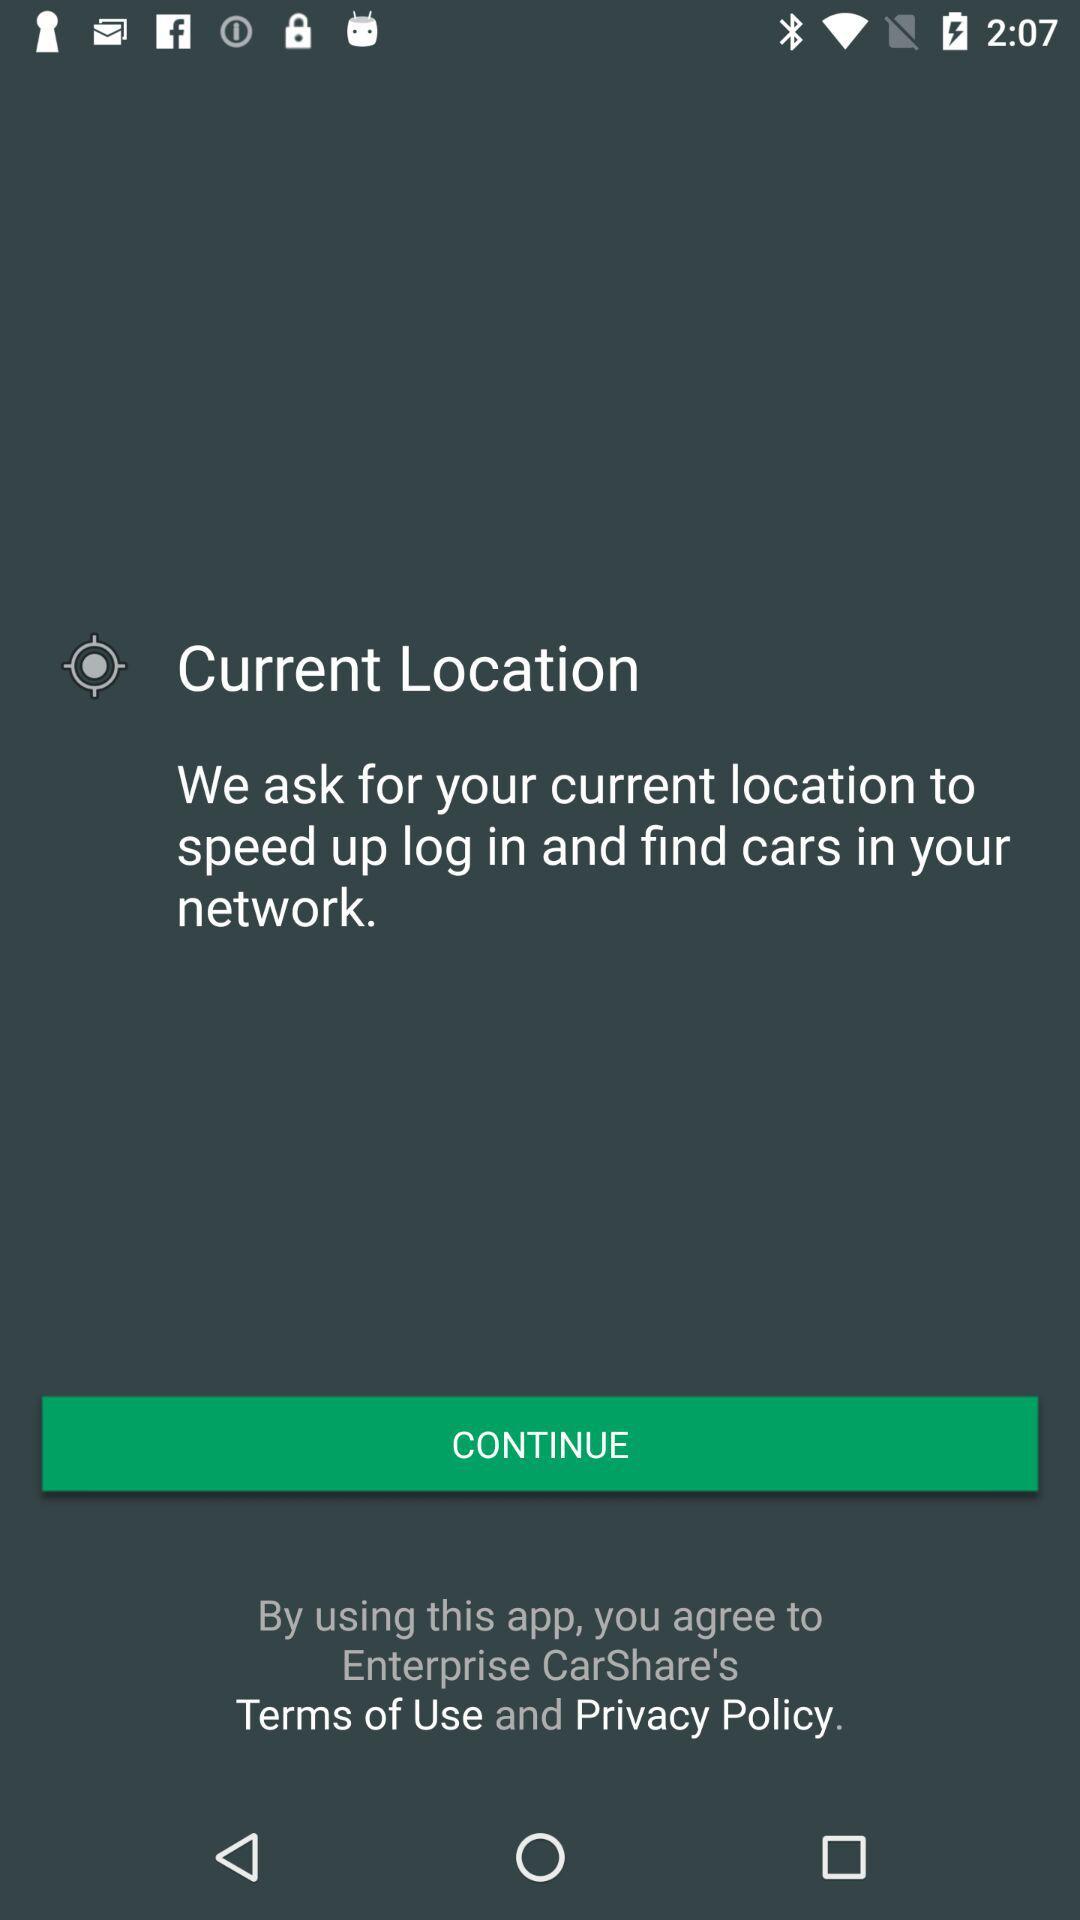  I want to click on icon below continue item, so click(540, 1663).